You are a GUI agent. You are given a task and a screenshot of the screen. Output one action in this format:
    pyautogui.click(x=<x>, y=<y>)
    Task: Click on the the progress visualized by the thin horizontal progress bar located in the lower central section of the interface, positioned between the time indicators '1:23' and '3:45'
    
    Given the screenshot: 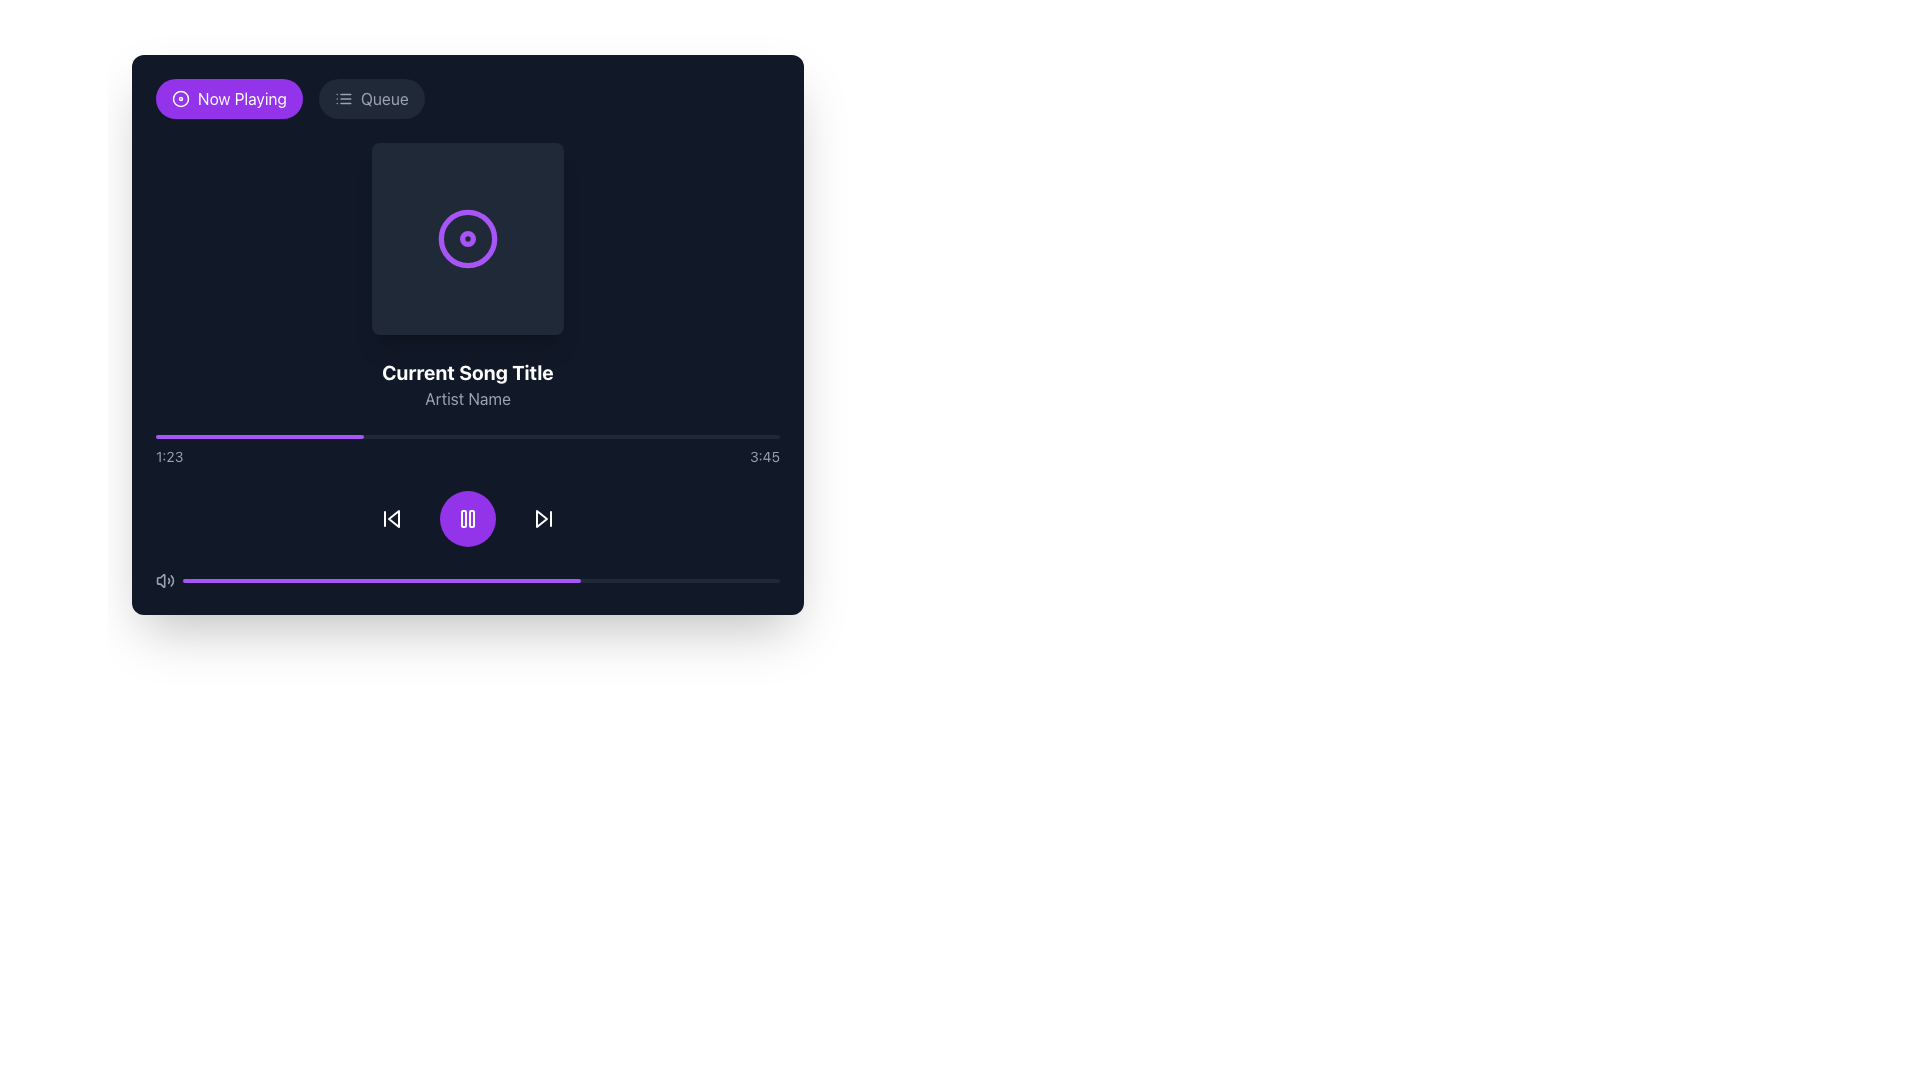 What is the action you would take?
    pyautogui.click(x=466, y=435)
    